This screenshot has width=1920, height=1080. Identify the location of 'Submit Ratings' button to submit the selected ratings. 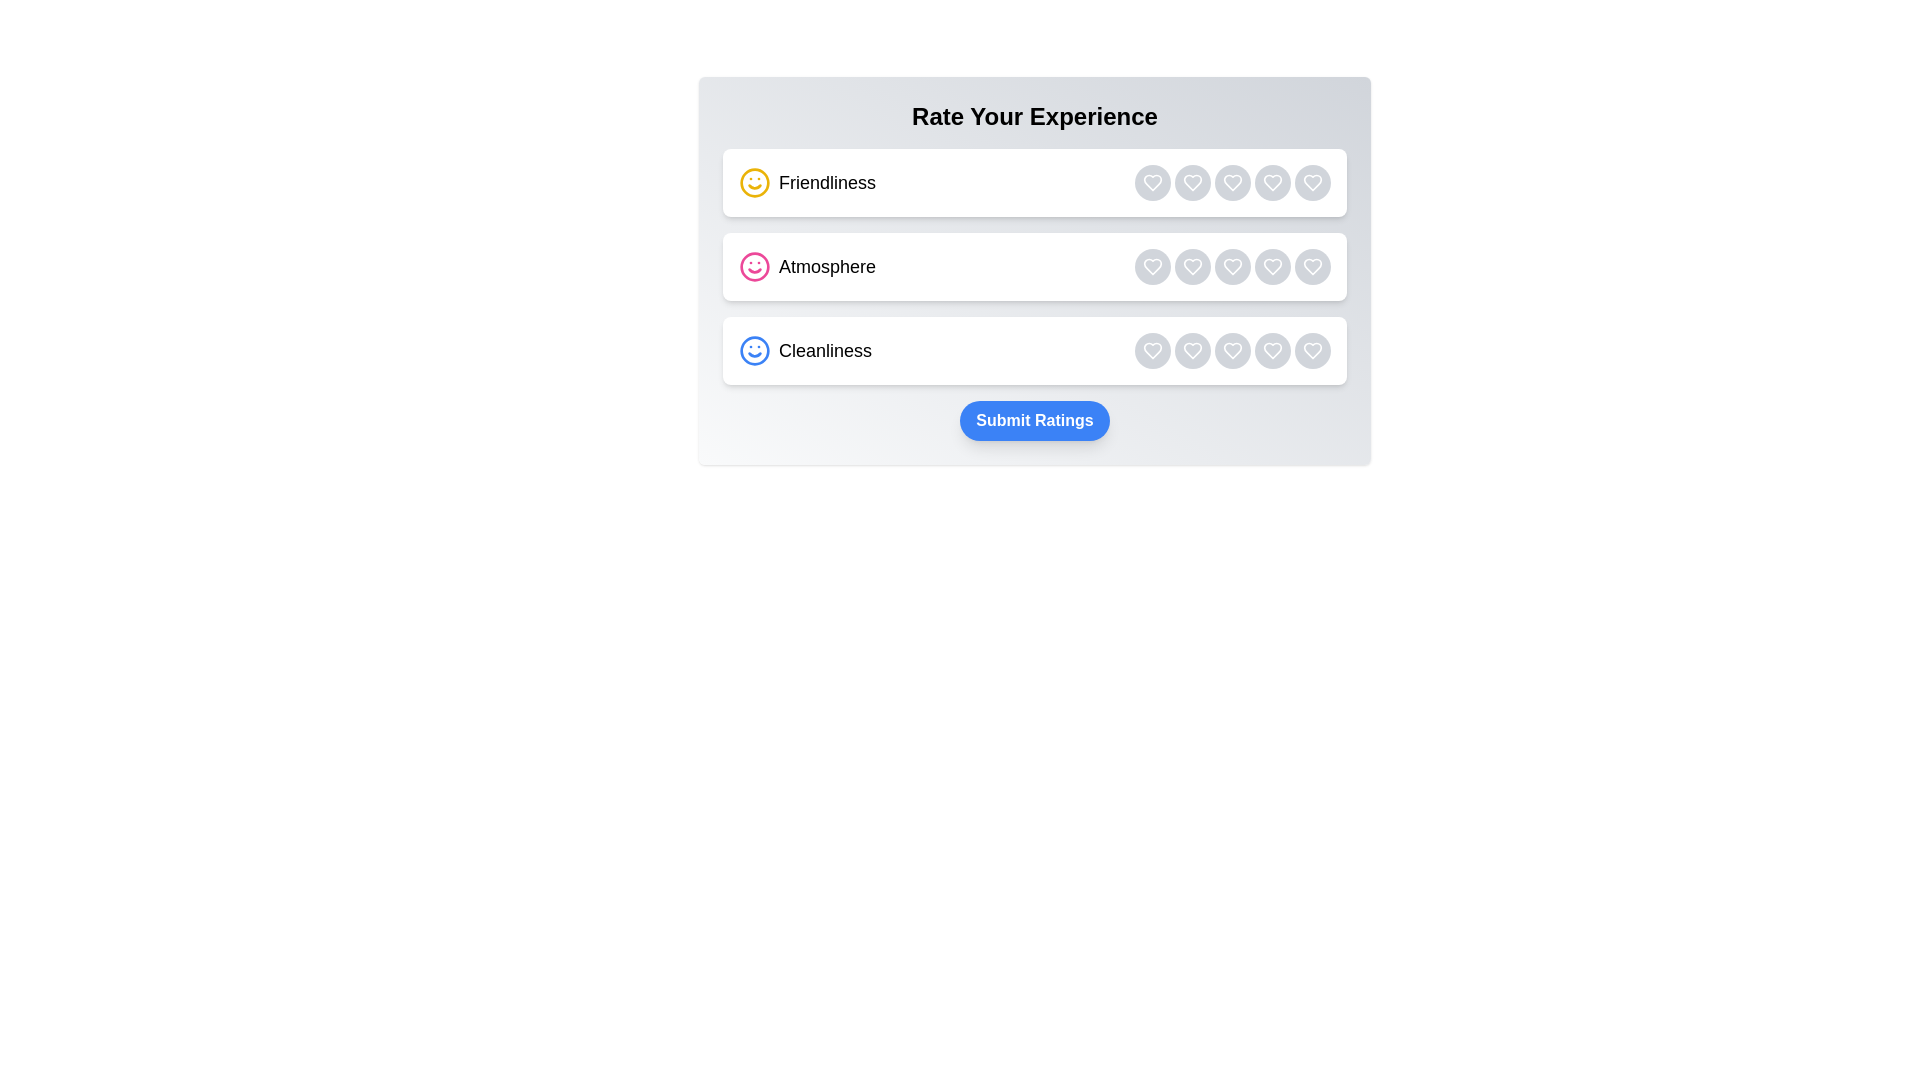
(1035, 419).